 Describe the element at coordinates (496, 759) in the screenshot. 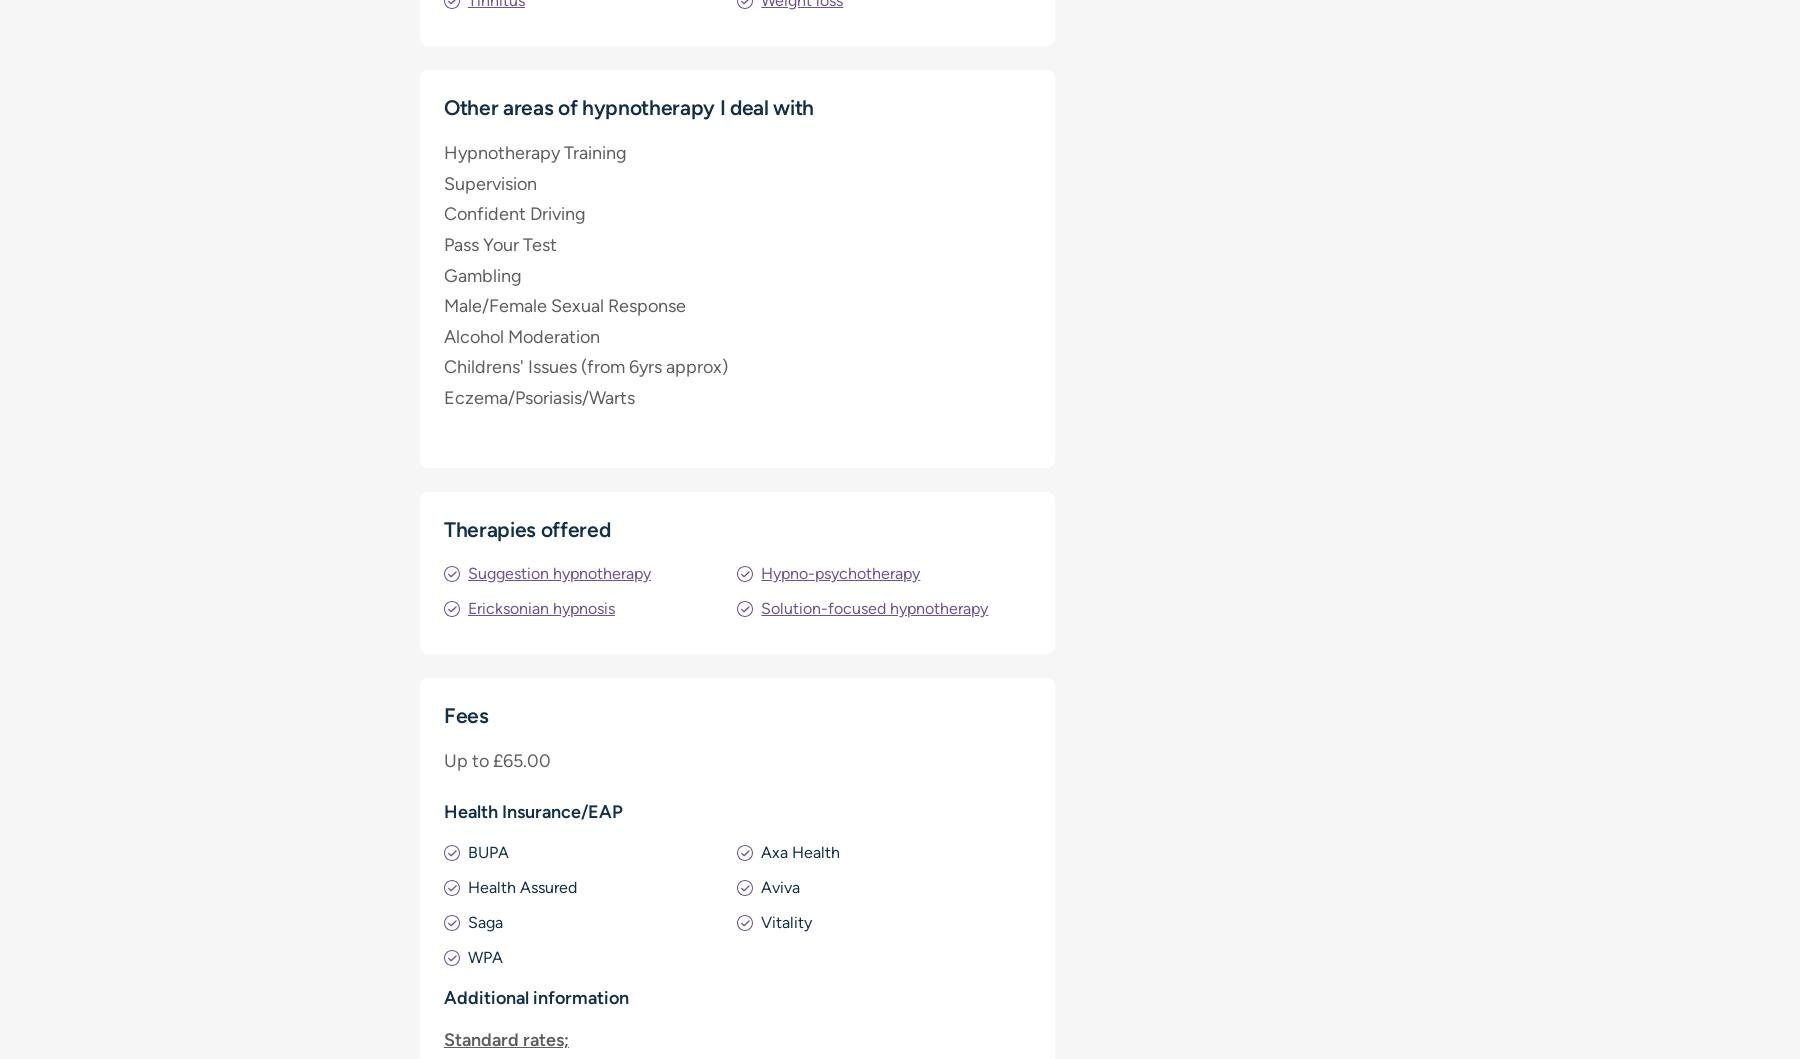

I see `'Up to £65.00'` at that location.